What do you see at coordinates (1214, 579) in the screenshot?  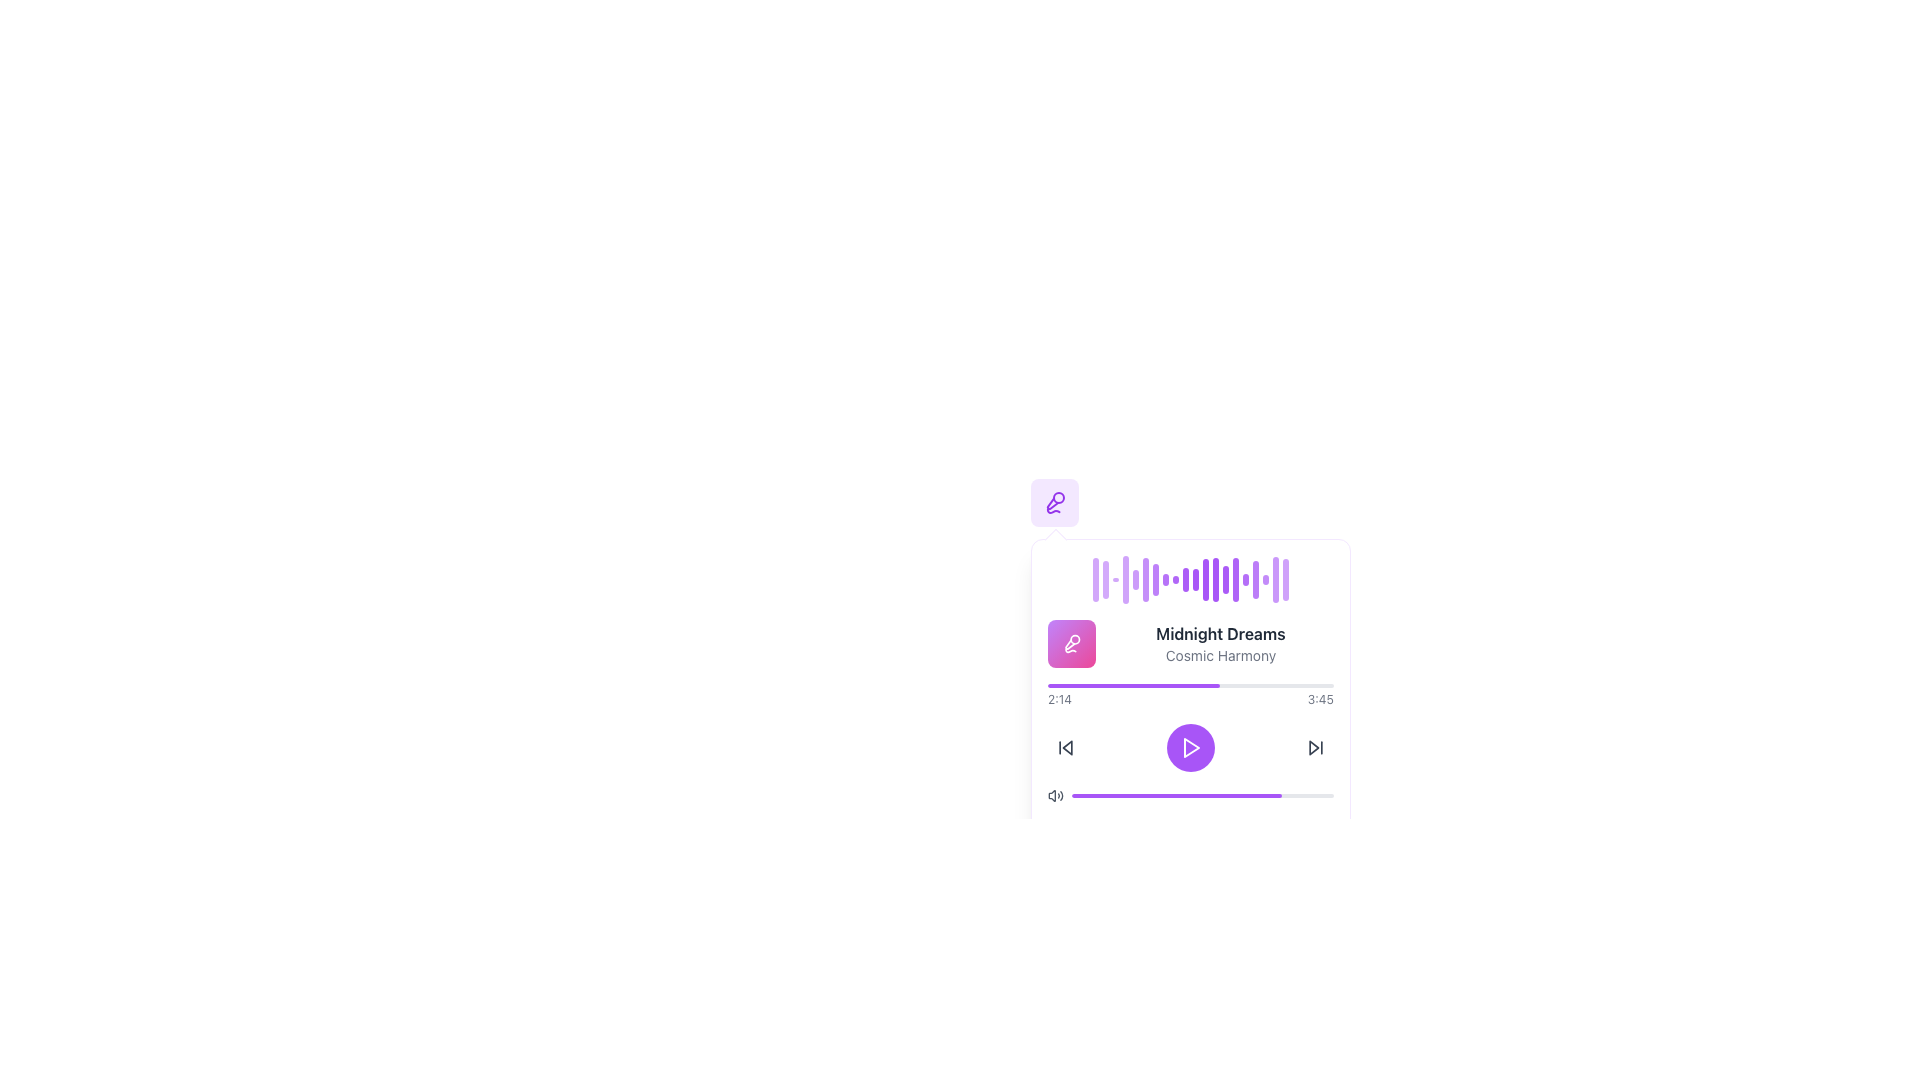 I see `the twelfth vertically aligned purple Waveform bar located above the title 'Midnight Dreams'` at bounding box center [1214, 579].